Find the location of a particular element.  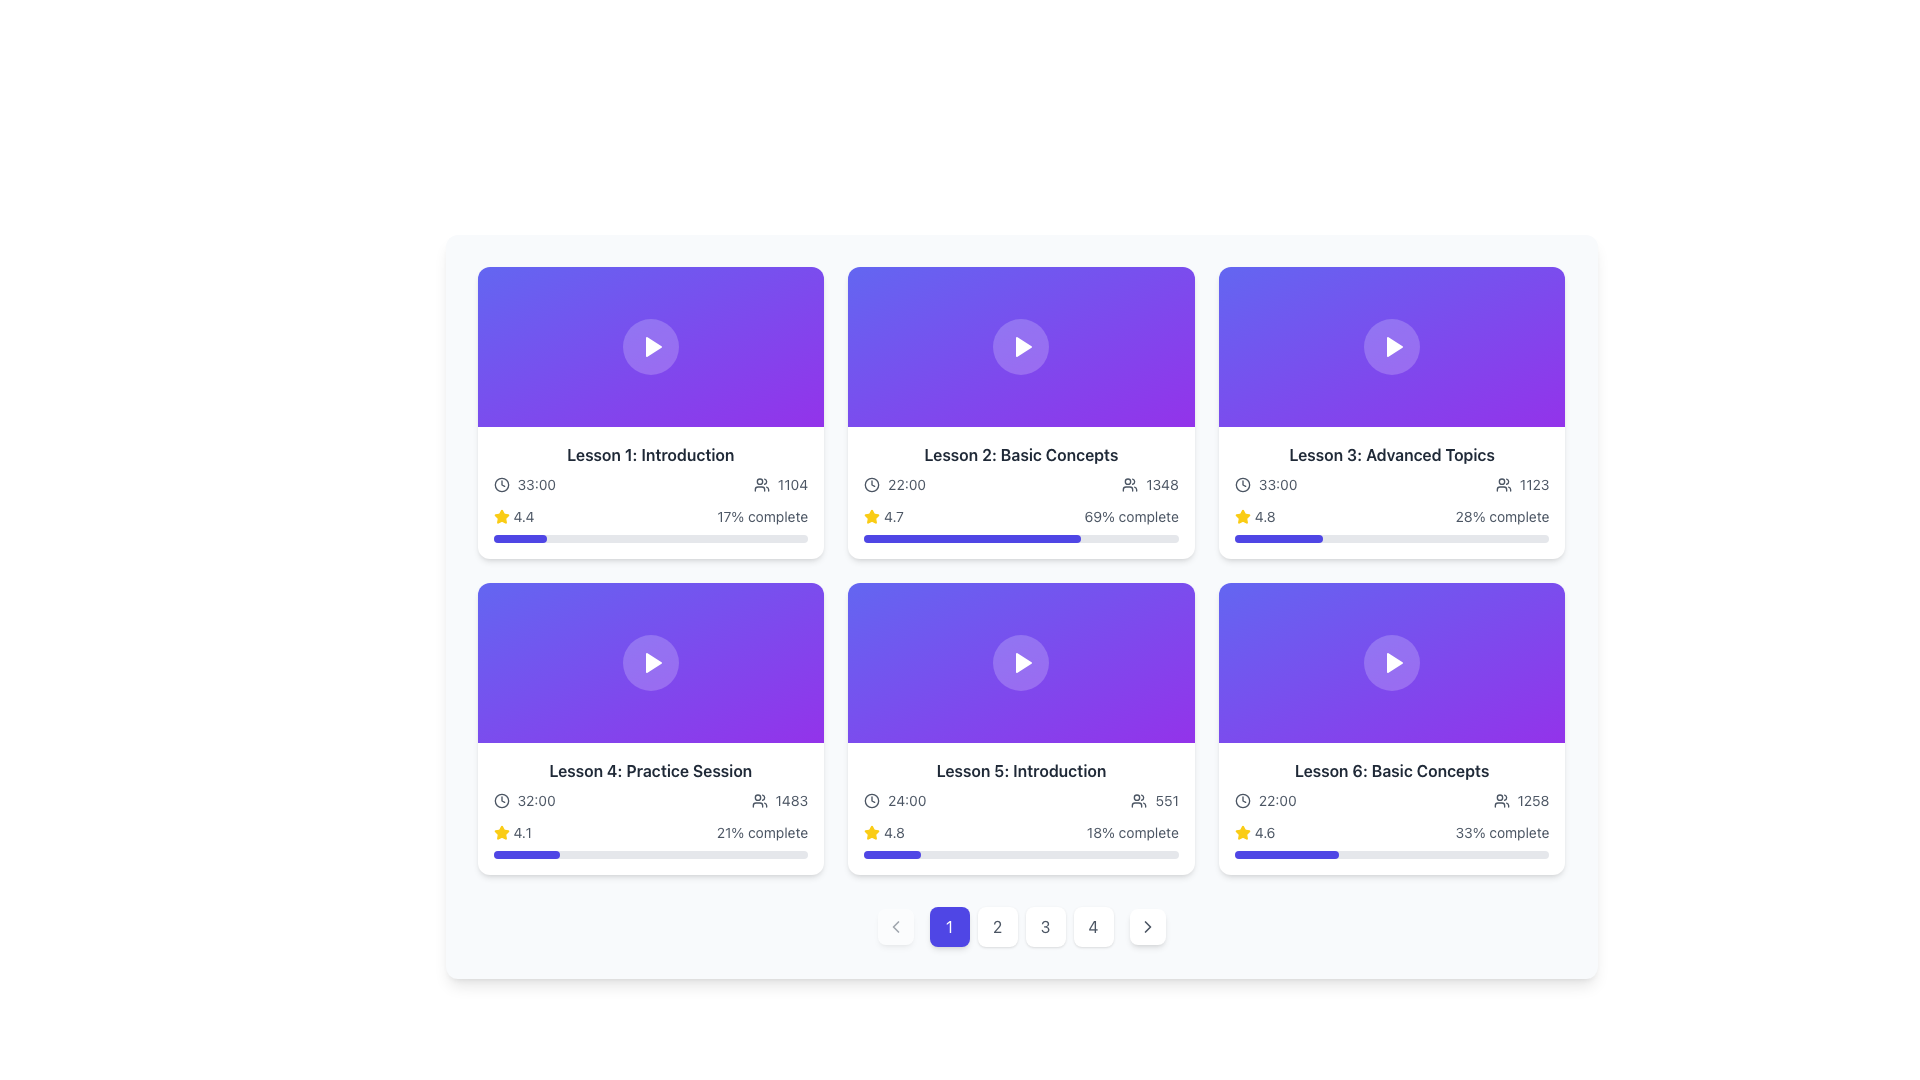

the small, circular clock icon located in the fifth lesson card, adjacent to the text '24:00' is located at coordinates (872, 800).